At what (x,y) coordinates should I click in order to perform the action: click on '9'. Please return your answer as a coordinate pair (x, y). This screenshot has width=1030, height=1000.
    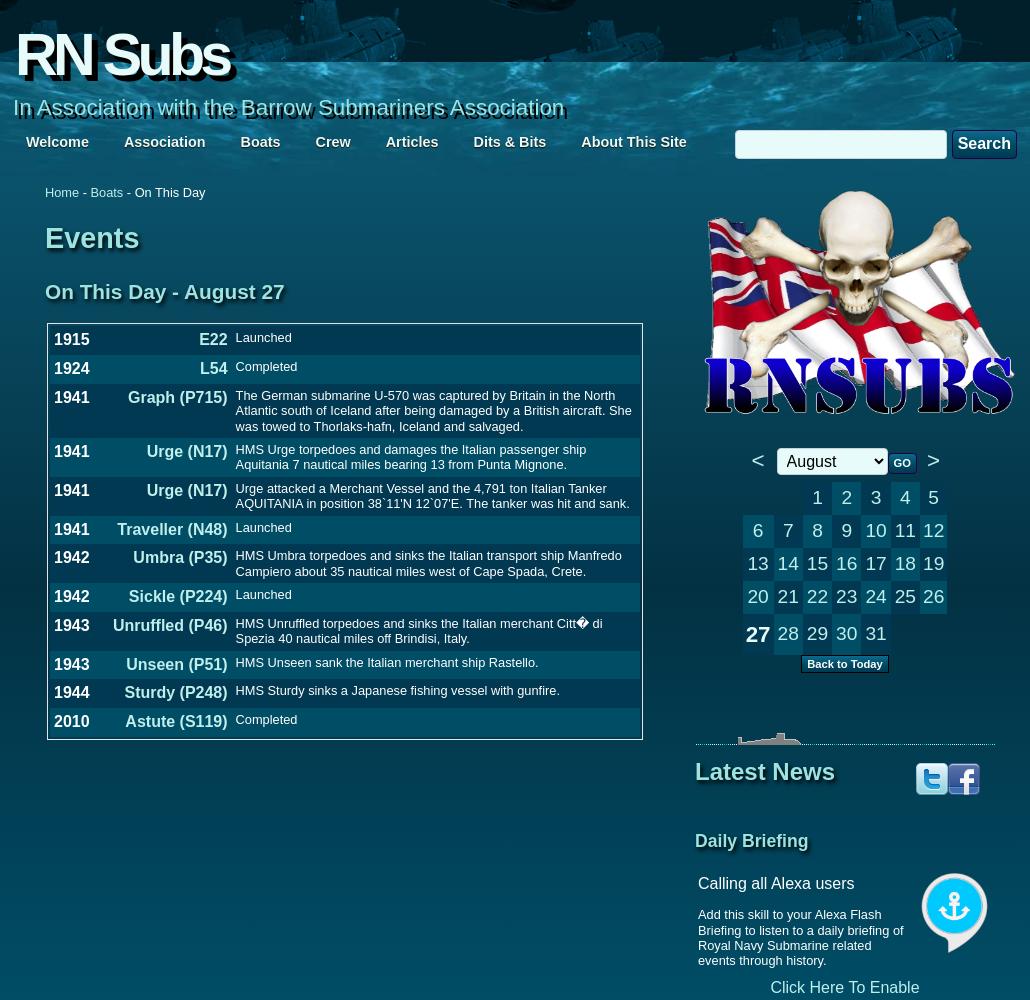
    Looking at the image, I should click on (845, 529).